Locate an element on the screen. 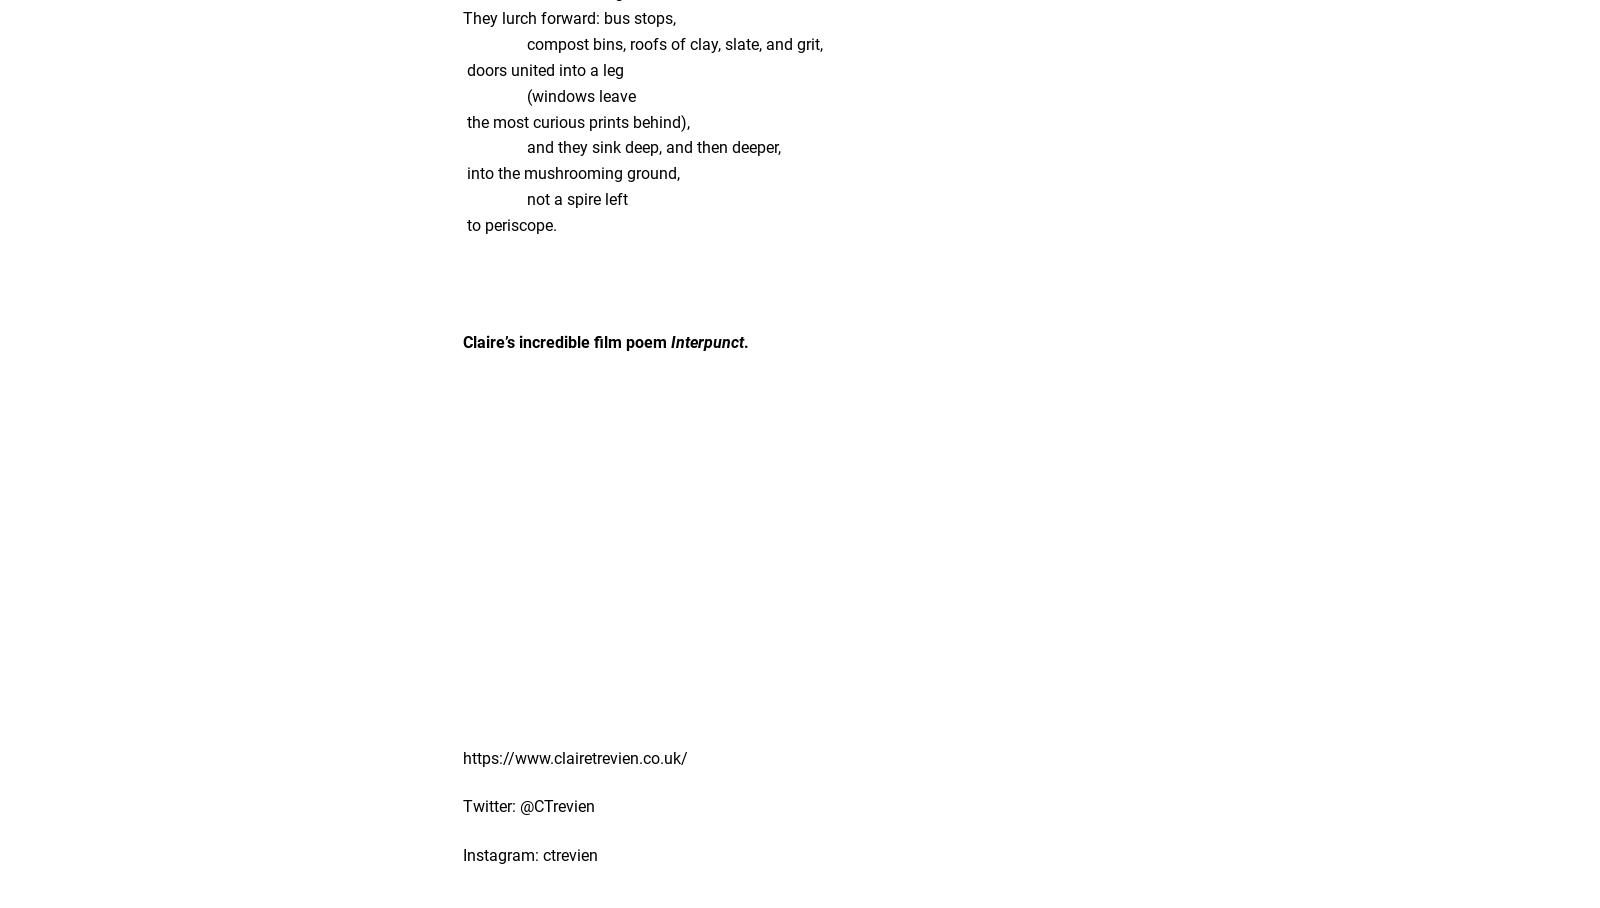  'doors united into a leg' is located at coordinates (542, 69).